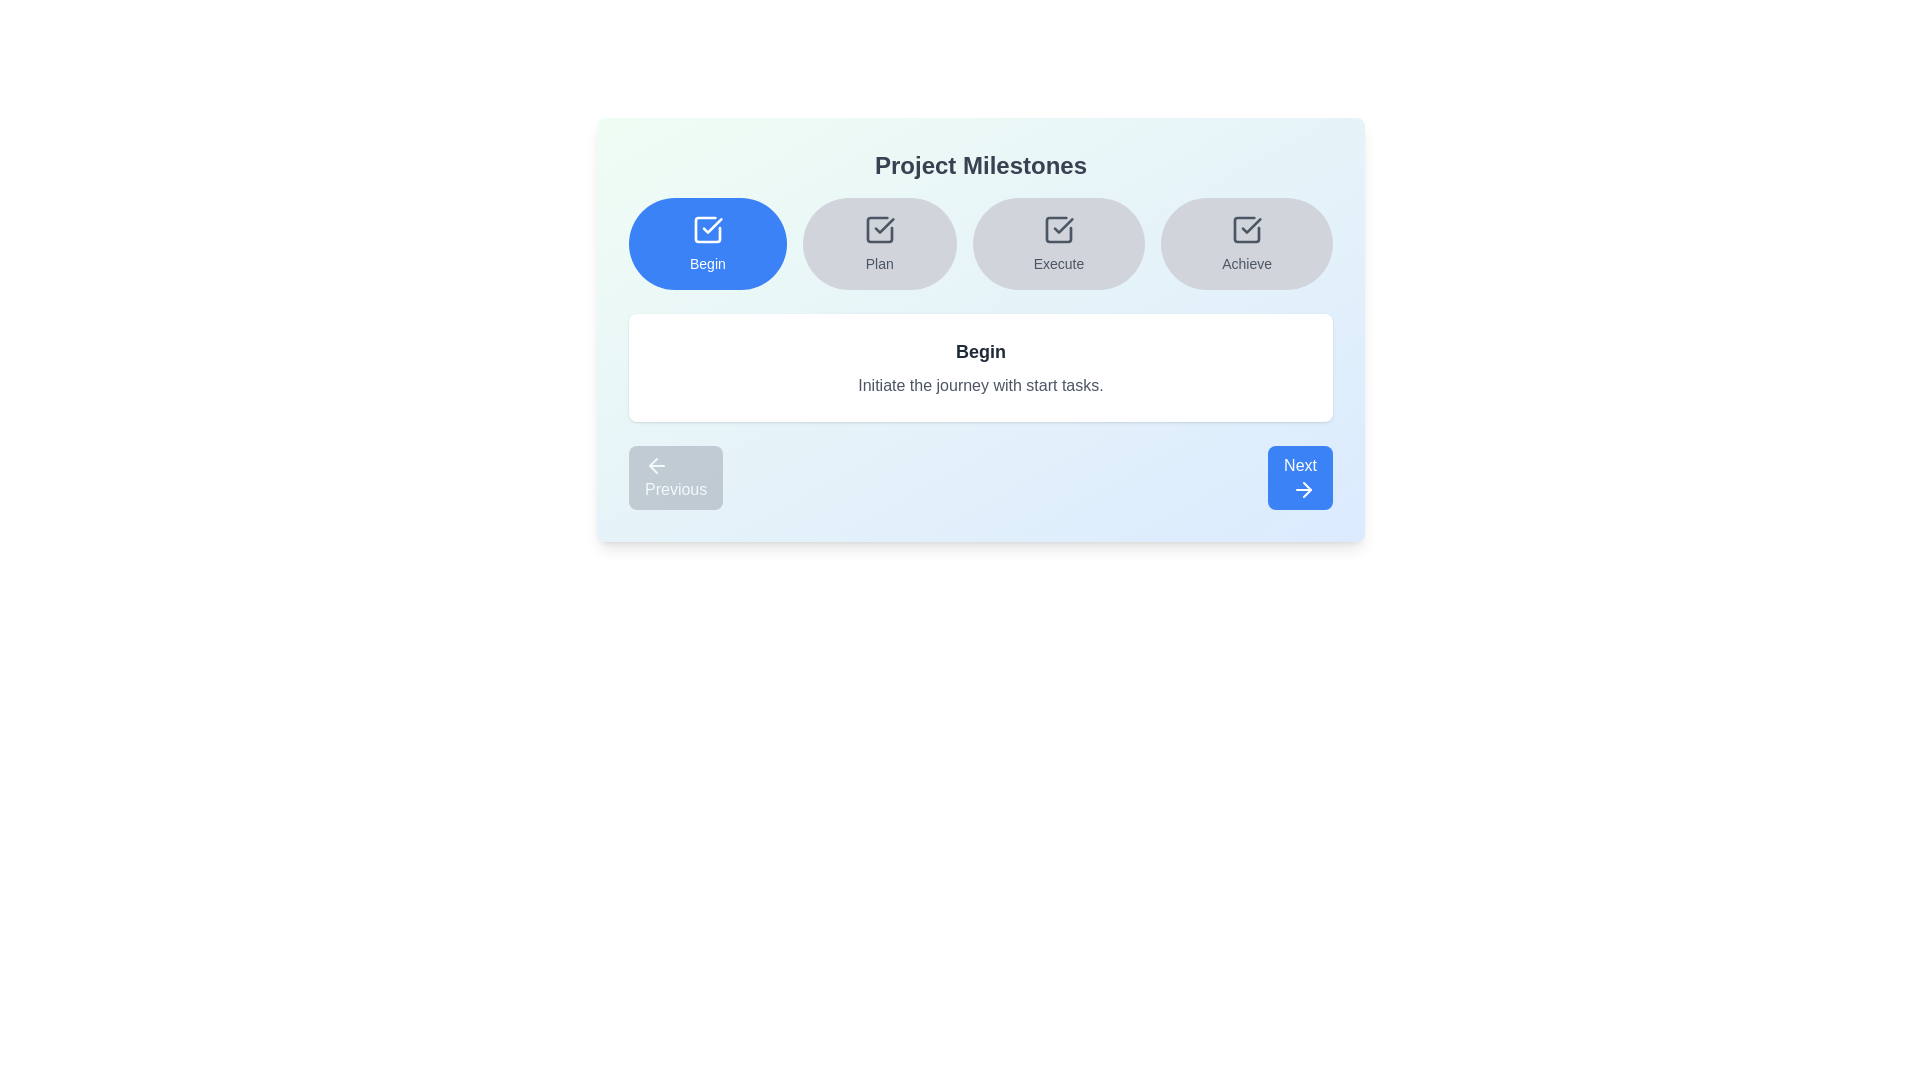 The image size is (1920, 1080). What do you see at coordinates (879, 242) in the screenshot?
I see `the 'Plan' button, which is a rounded rectangular button with a gray background and centered text 'Plan', located to the right of the 'Begin' button` at bounding box center [879, 242].